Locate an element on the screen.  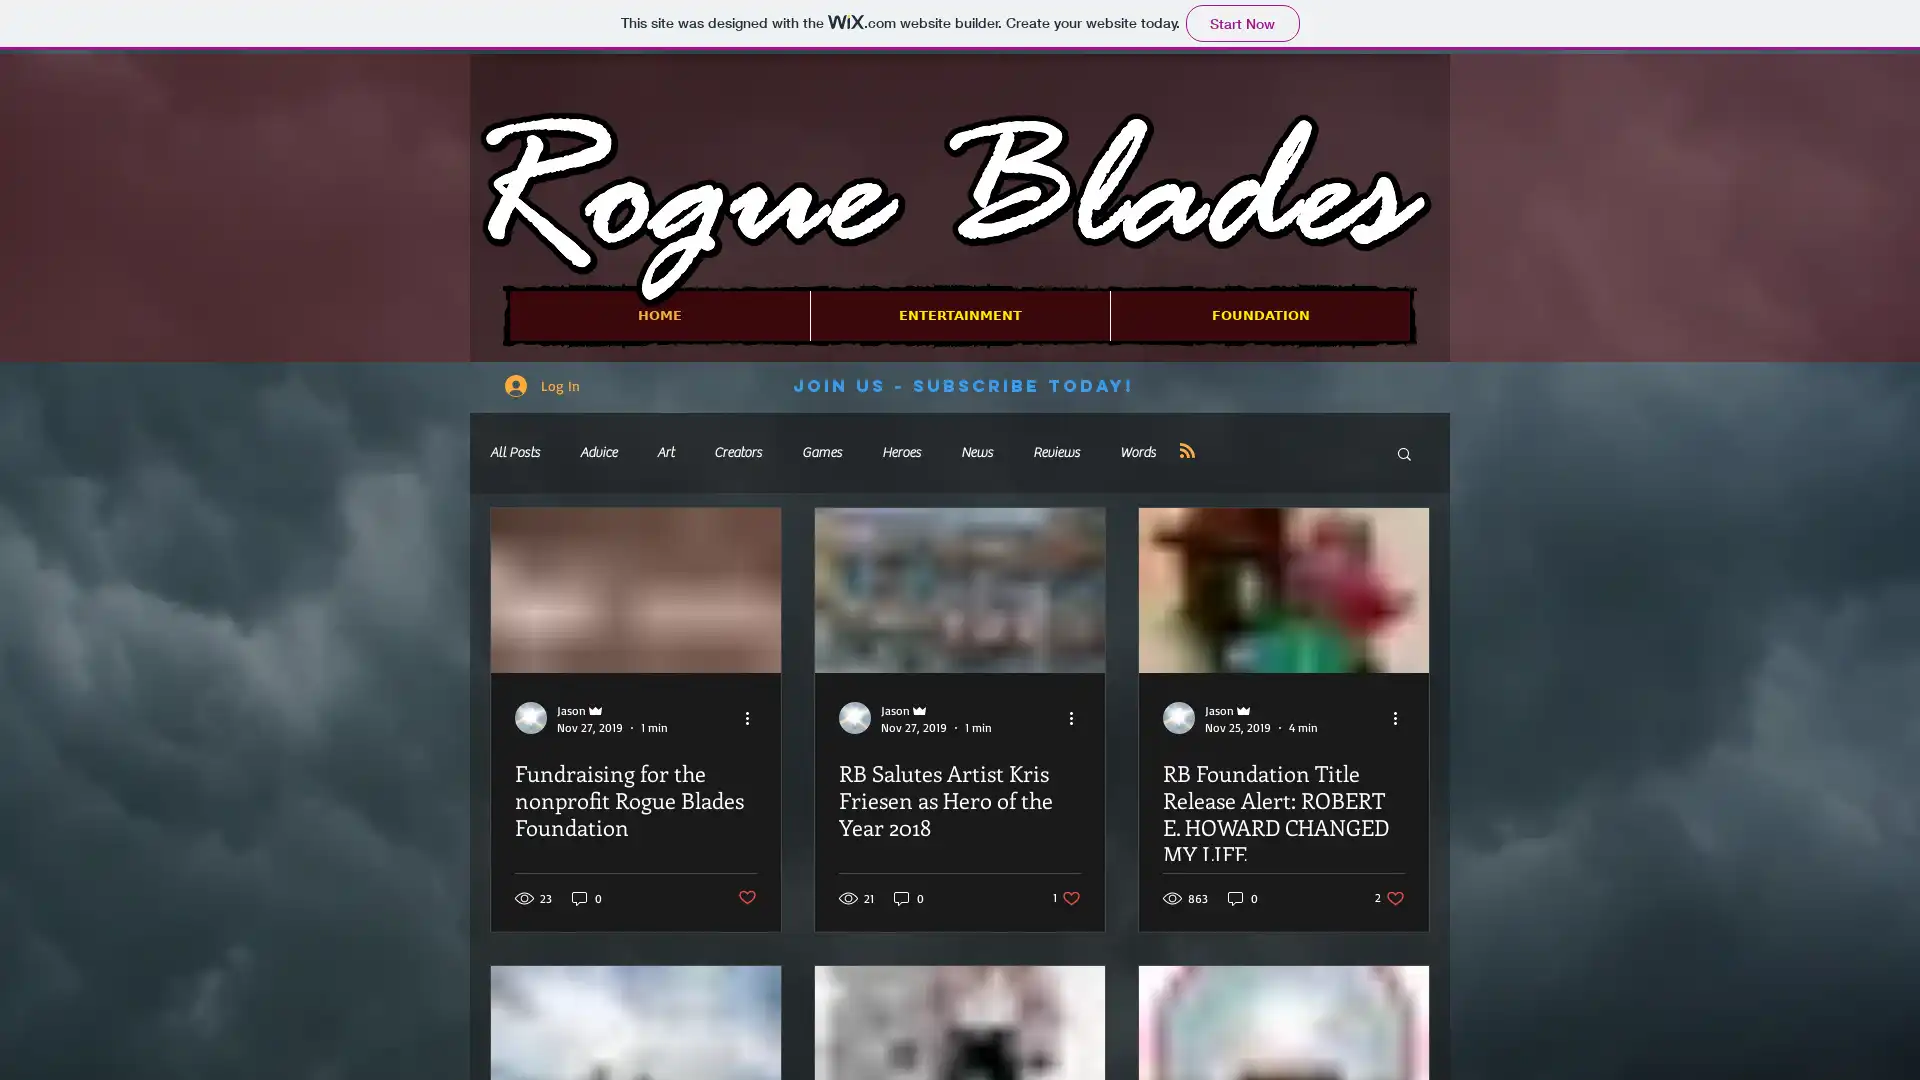
2 likes. Post not marked as liked is located at coordinates (1389, 896).